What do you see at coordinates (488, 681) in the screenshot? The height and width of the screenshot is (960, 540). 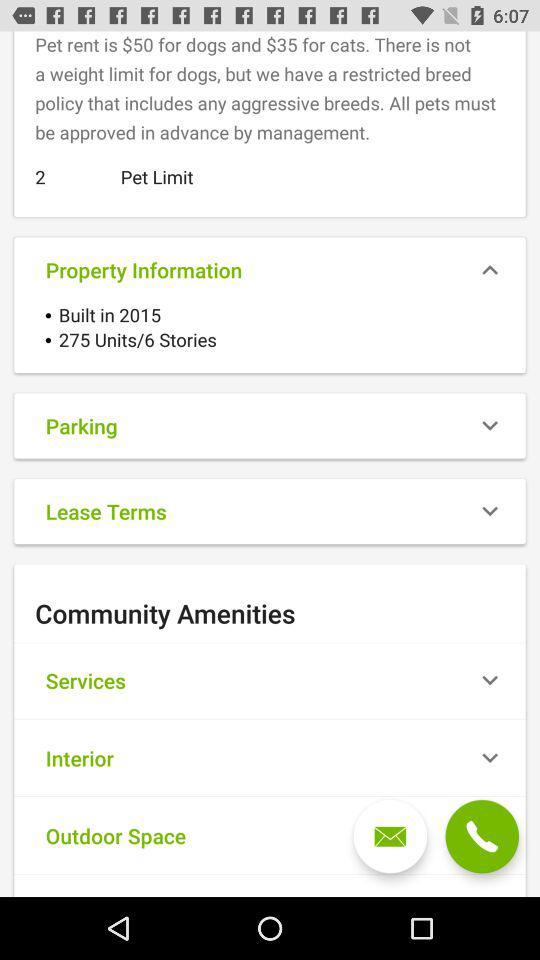 I see `the icon which is right to the services option` at bounding box center [488, 681].